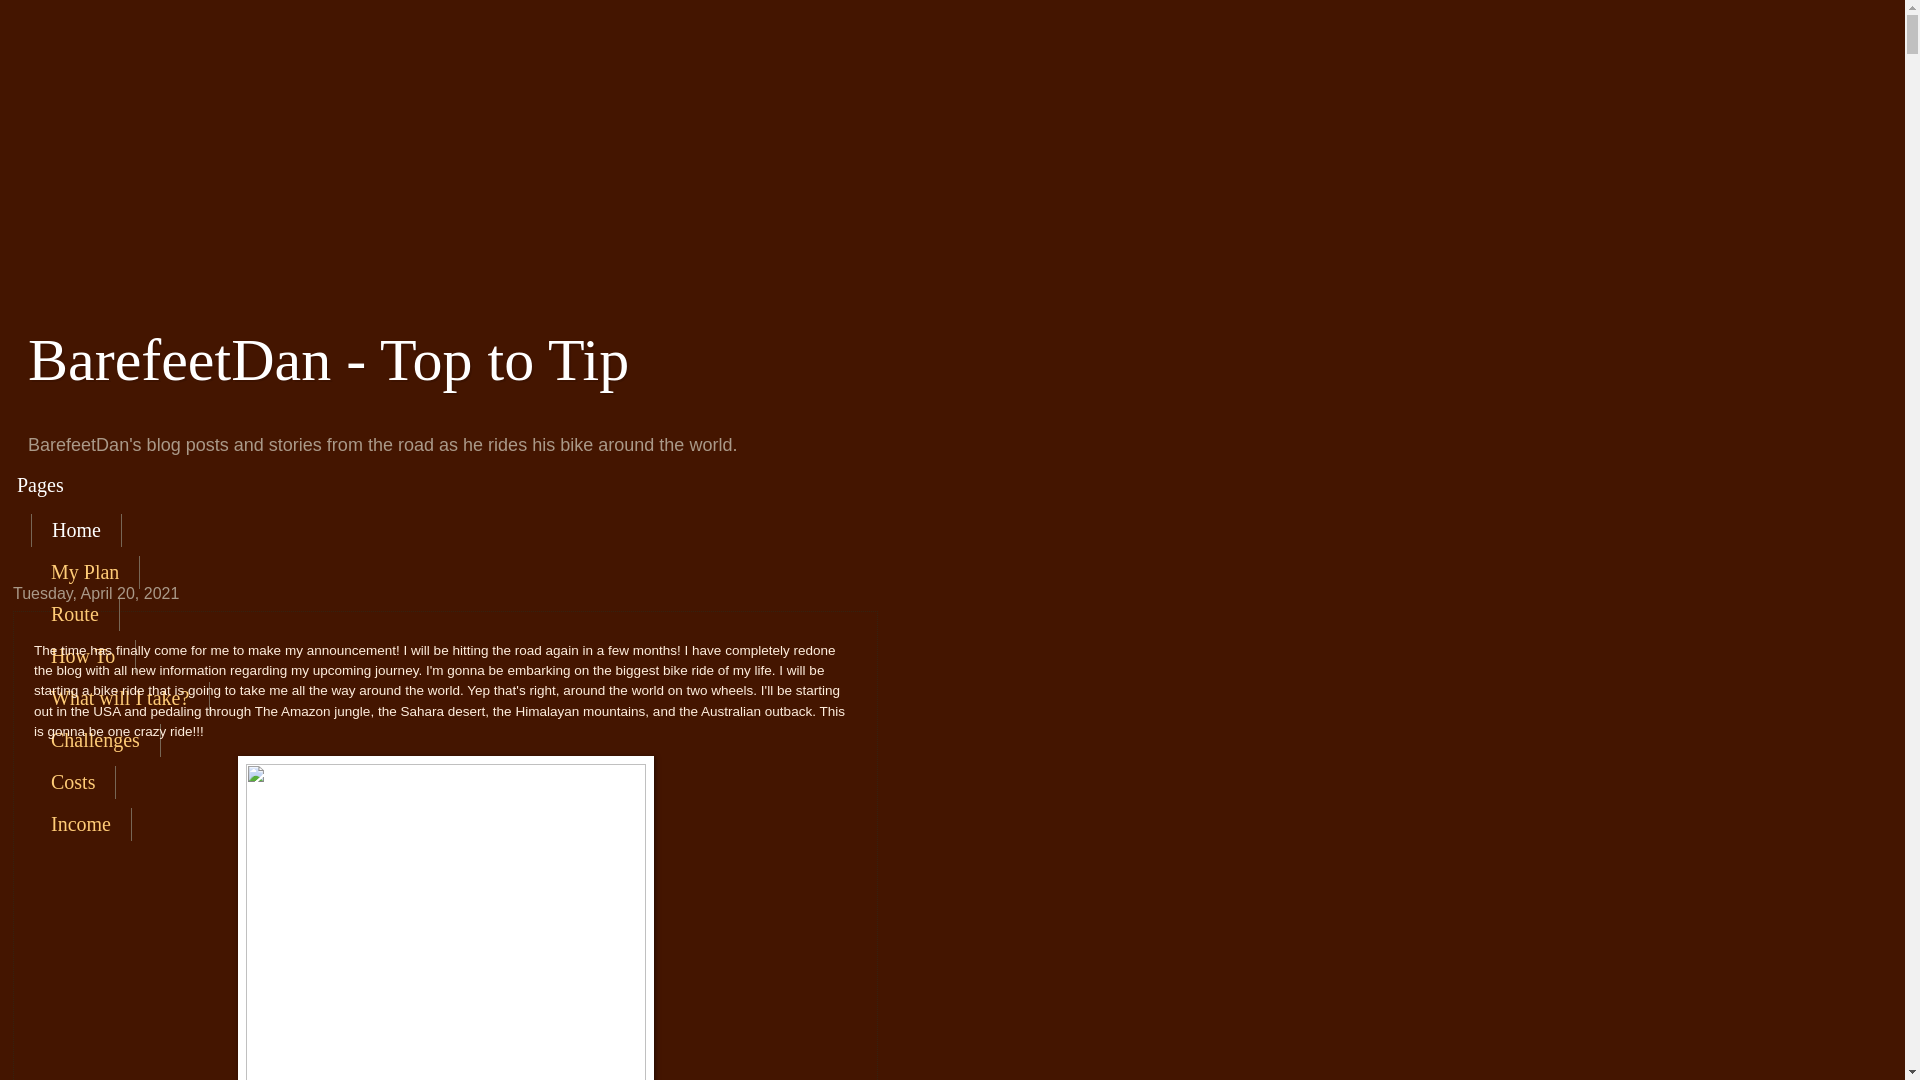 The height and width of the screenshot is (1080, 1920). What do you see at coordinates (76, 529) in the screenshot?
I see `'Home'` at bounding box center [76, 529].